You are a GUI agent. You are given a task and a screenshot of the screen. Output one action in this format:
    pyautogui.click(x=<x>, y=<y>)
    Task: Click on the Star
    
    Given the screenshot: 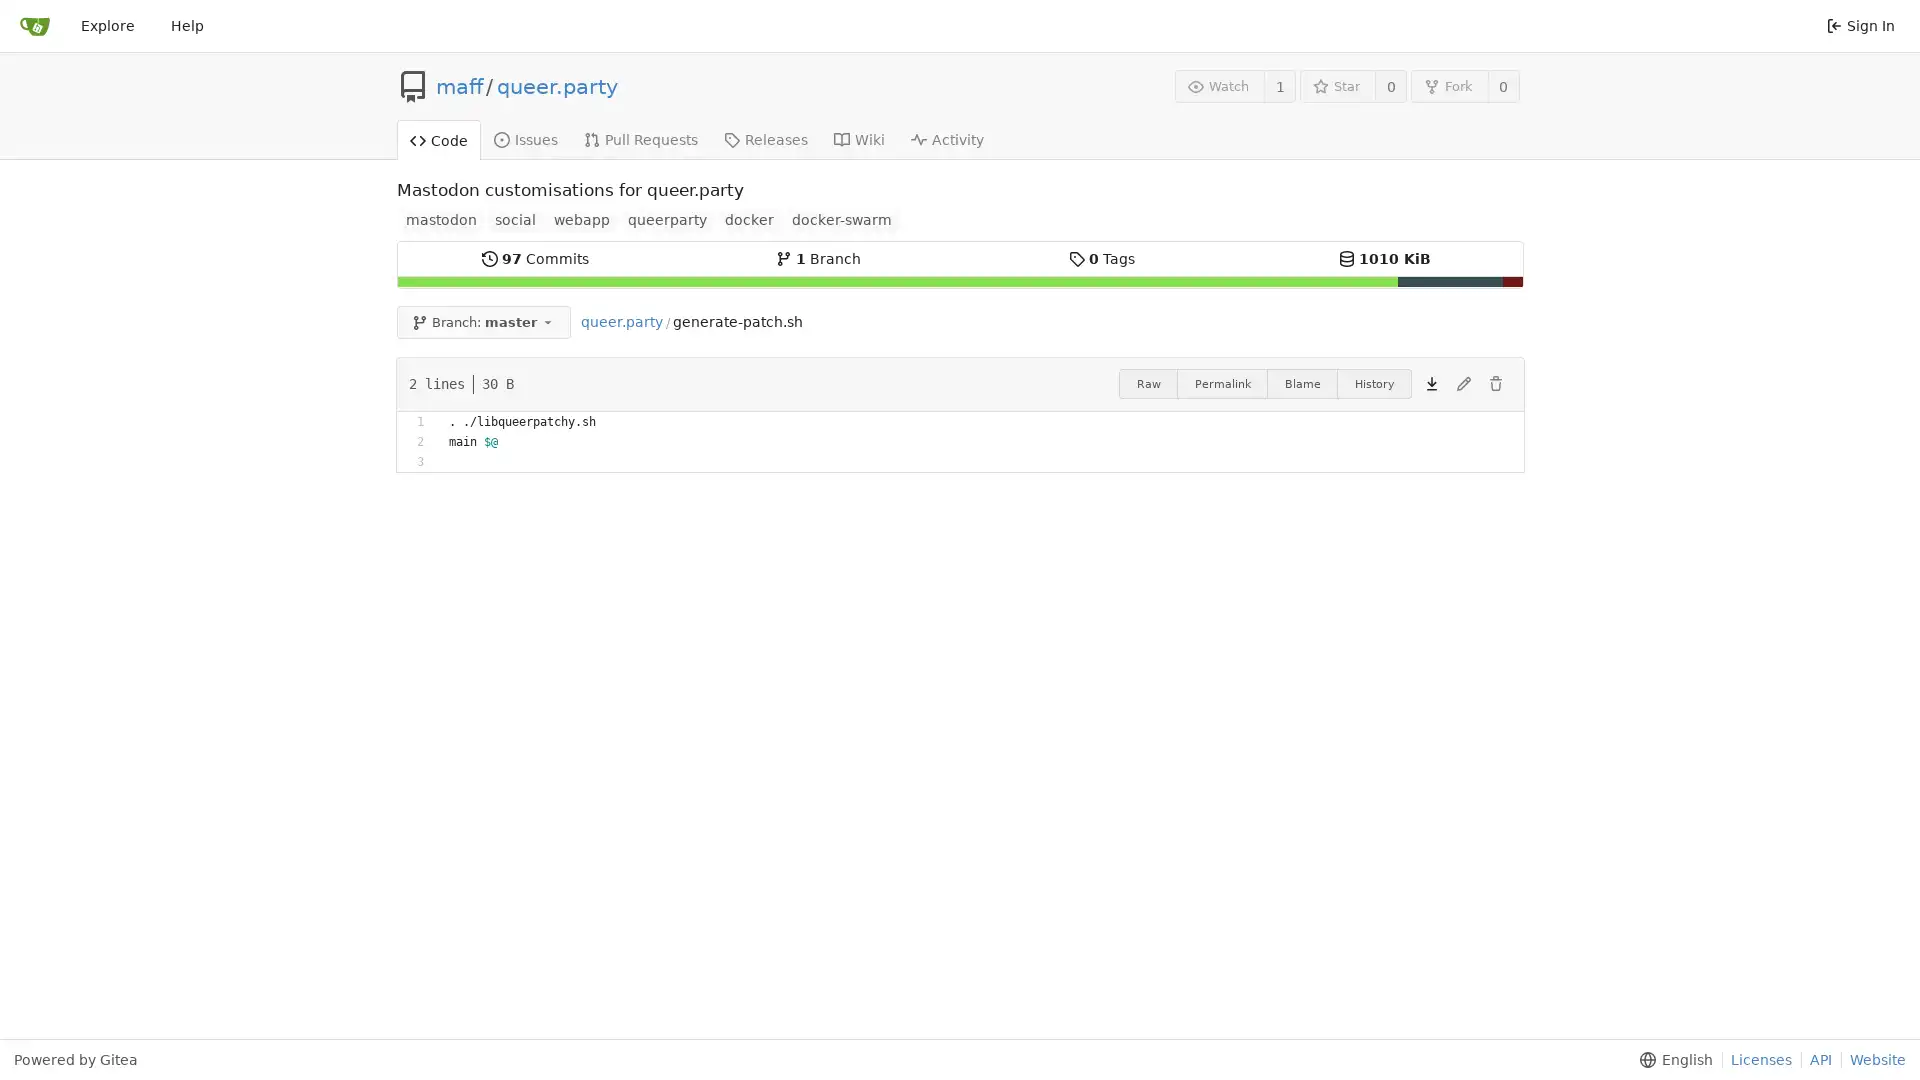 What is the action you would take?
    pyautogui.click(x=1337, y=85)
    